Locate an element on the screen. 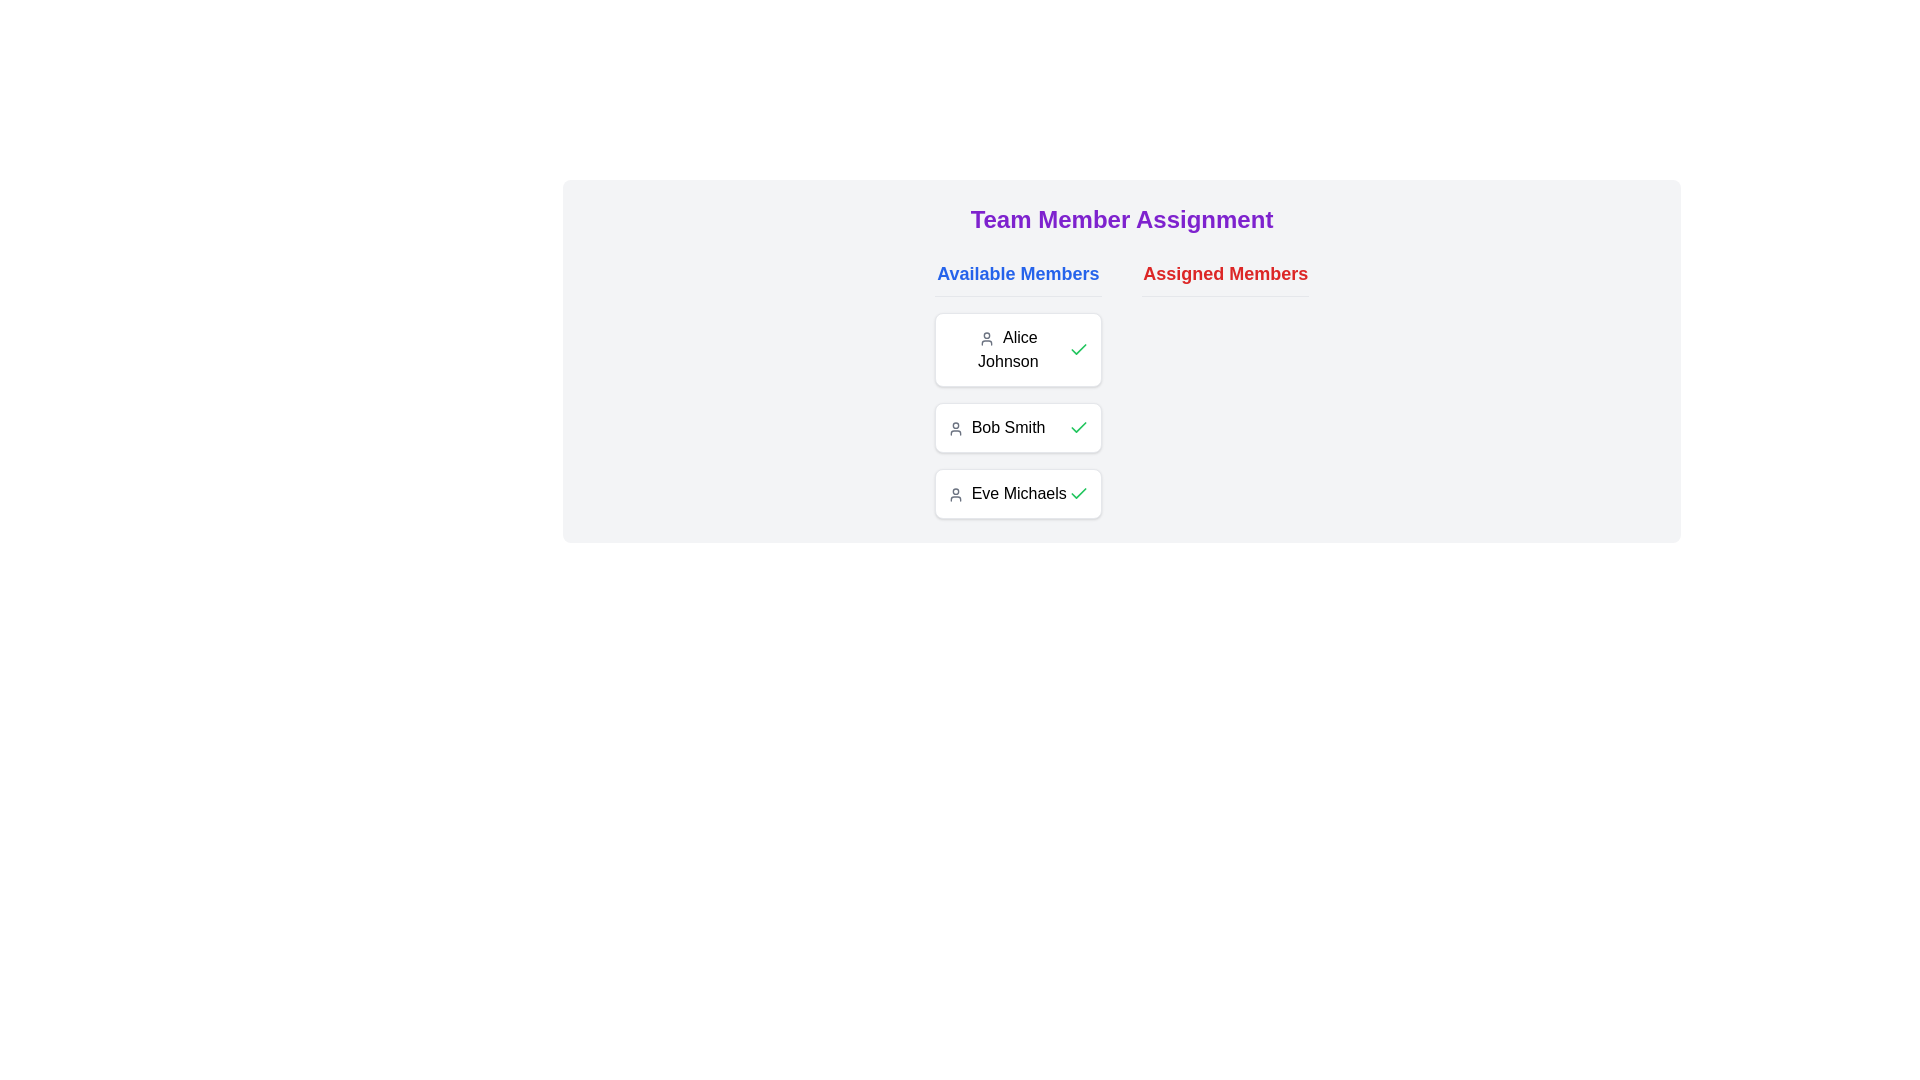 The image size is (1920, 1080). text header labeled 'Assigned Members', which is styled in large, bold red font and is underlined, located in the top-right corner of the section is located at coordinates (1224, 278).